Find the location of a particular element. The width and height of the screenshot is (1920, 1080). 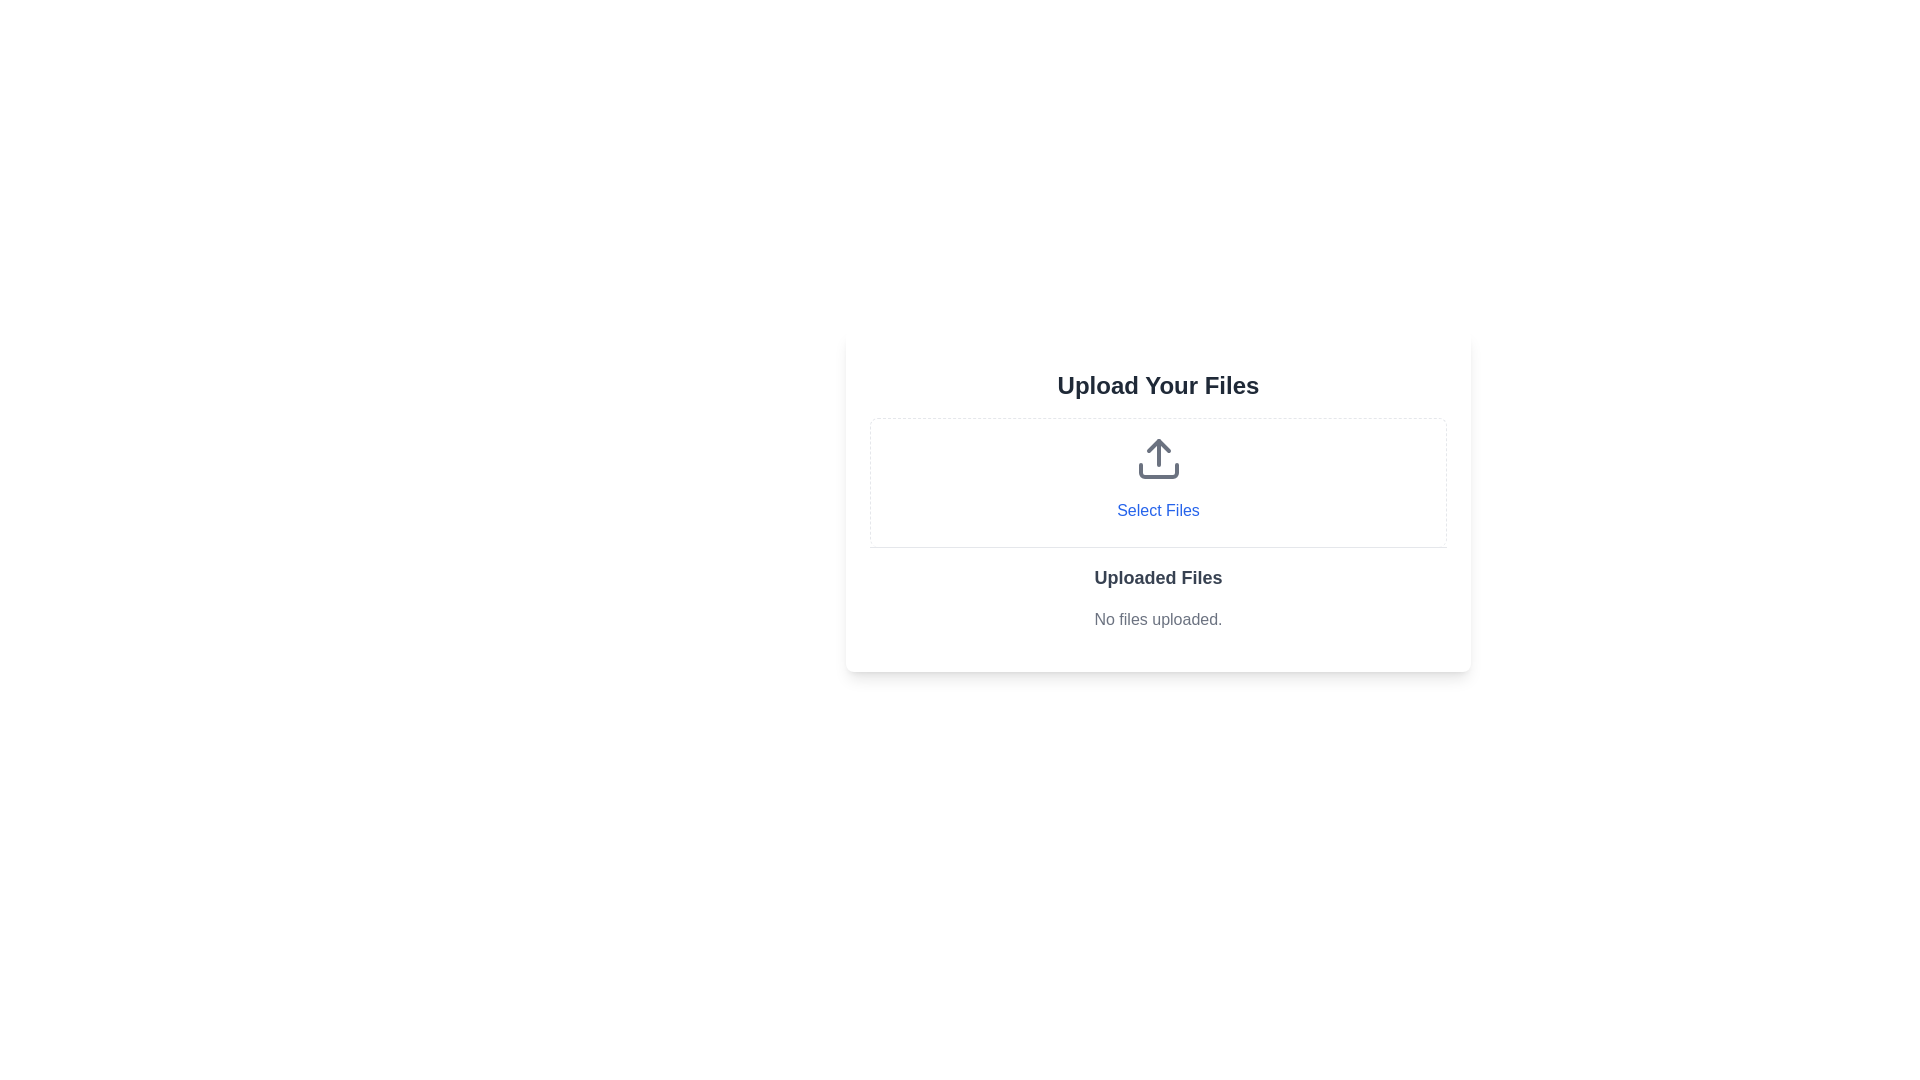

the interactive file selection area with an upload icon that features an upward arrow and the text 'Select Files' is located at coordinates (1158, 482).